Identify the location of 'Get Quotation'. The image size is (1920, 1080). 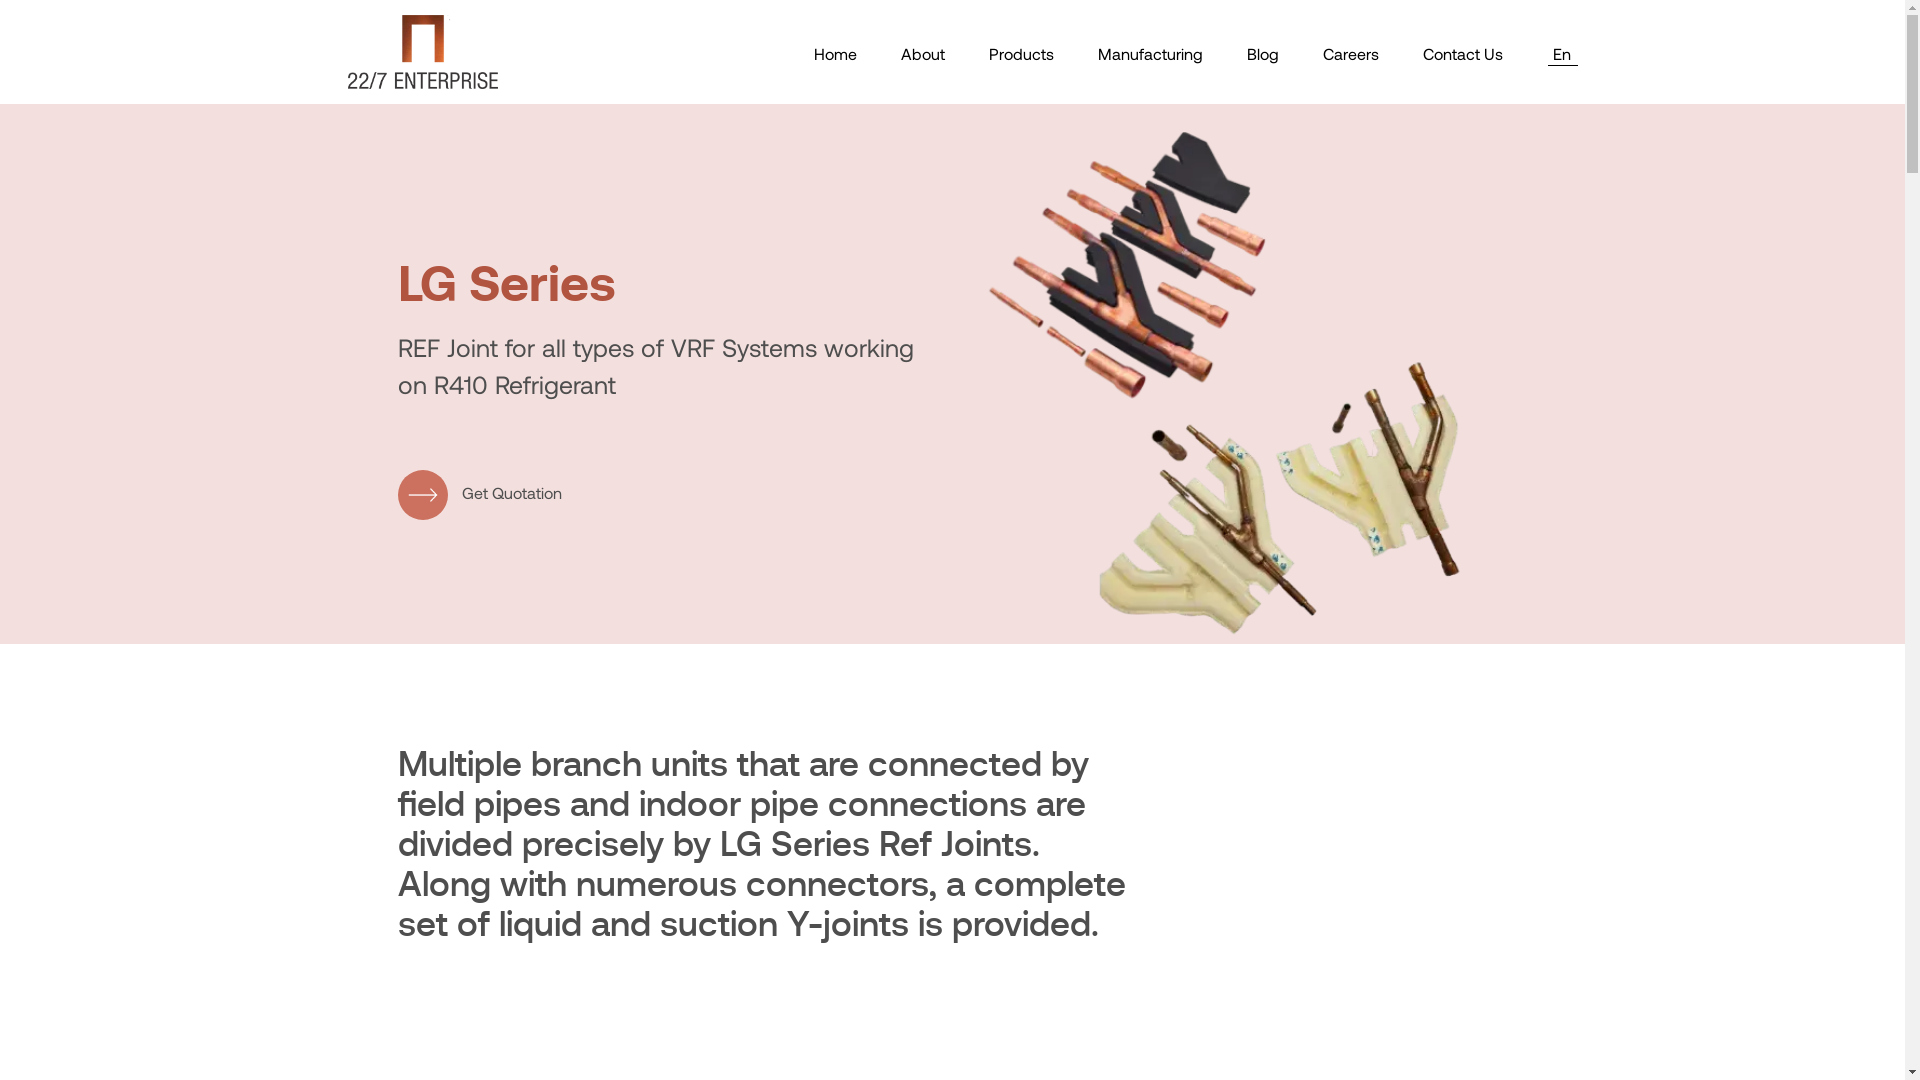
(480, 494).